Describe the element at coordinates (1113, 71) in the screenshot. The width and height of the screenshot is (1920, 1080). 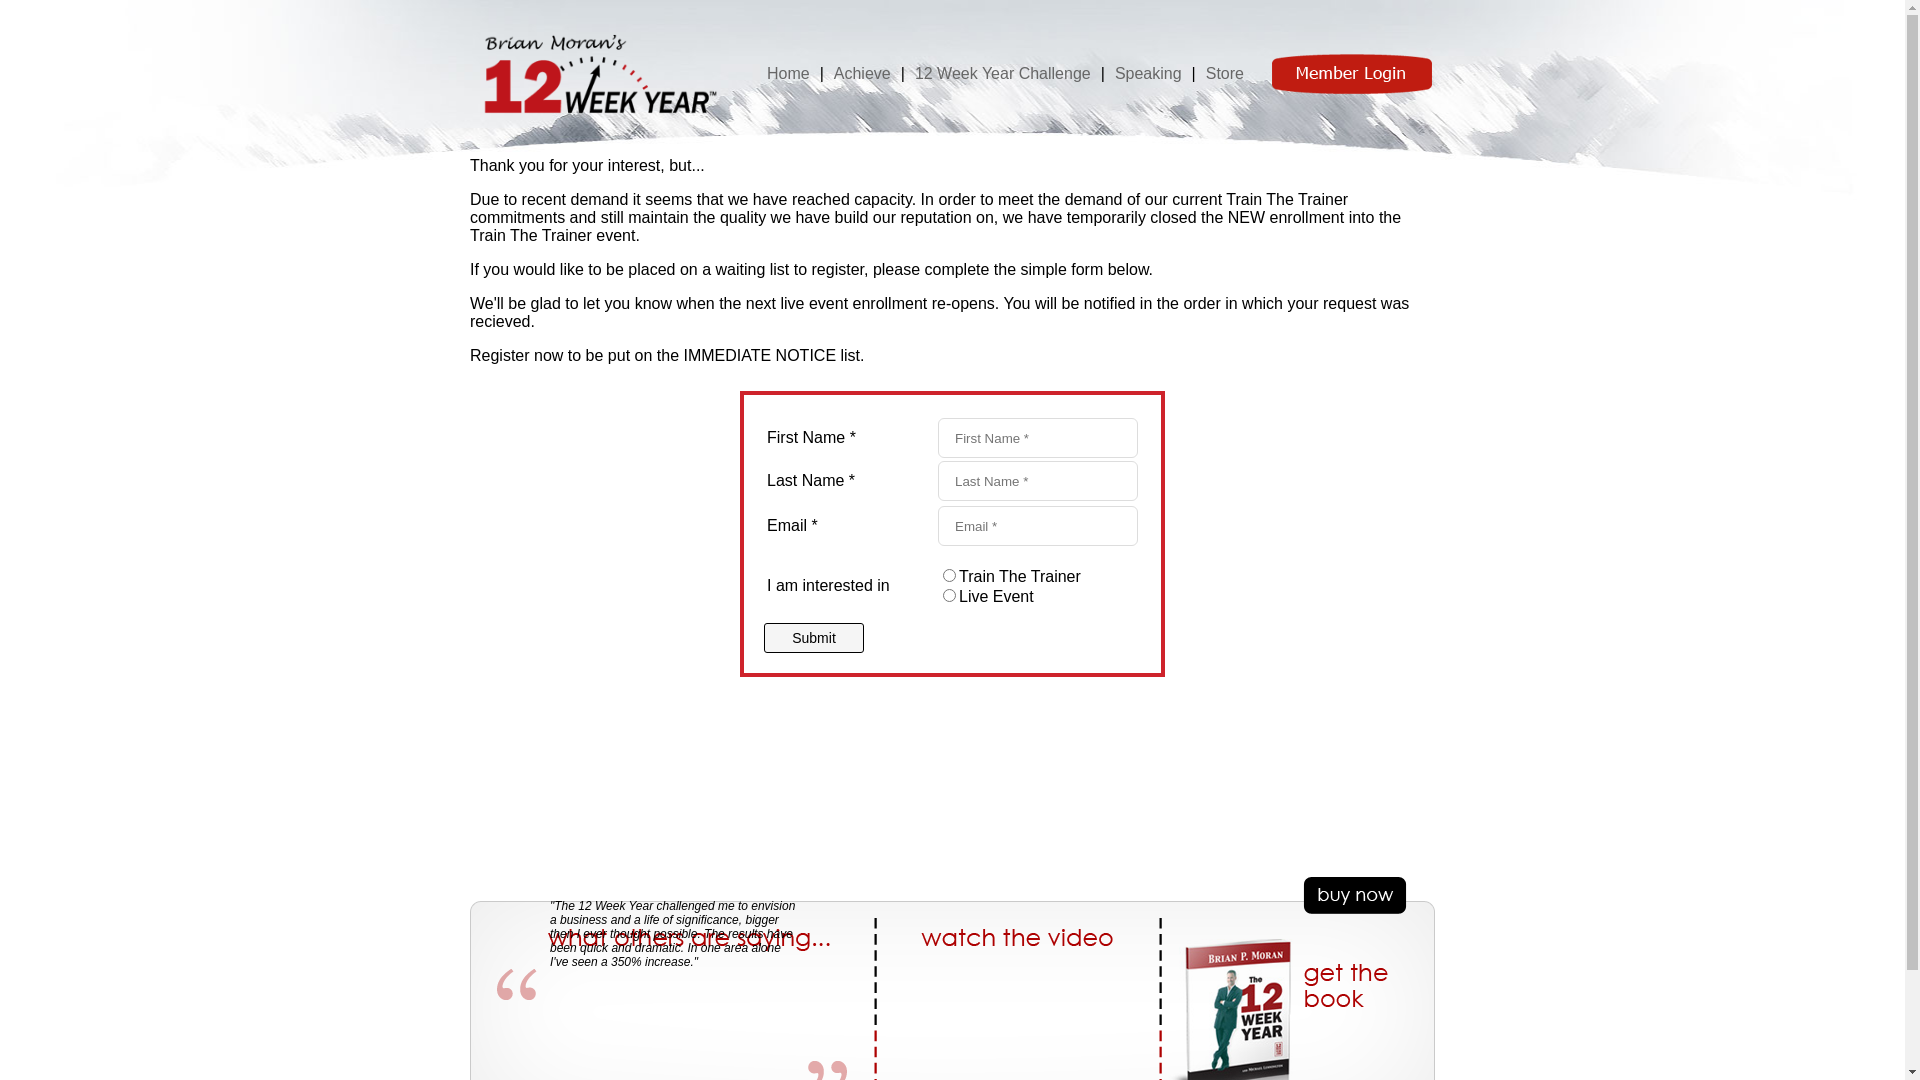
I see `'Speaking'` at that location.